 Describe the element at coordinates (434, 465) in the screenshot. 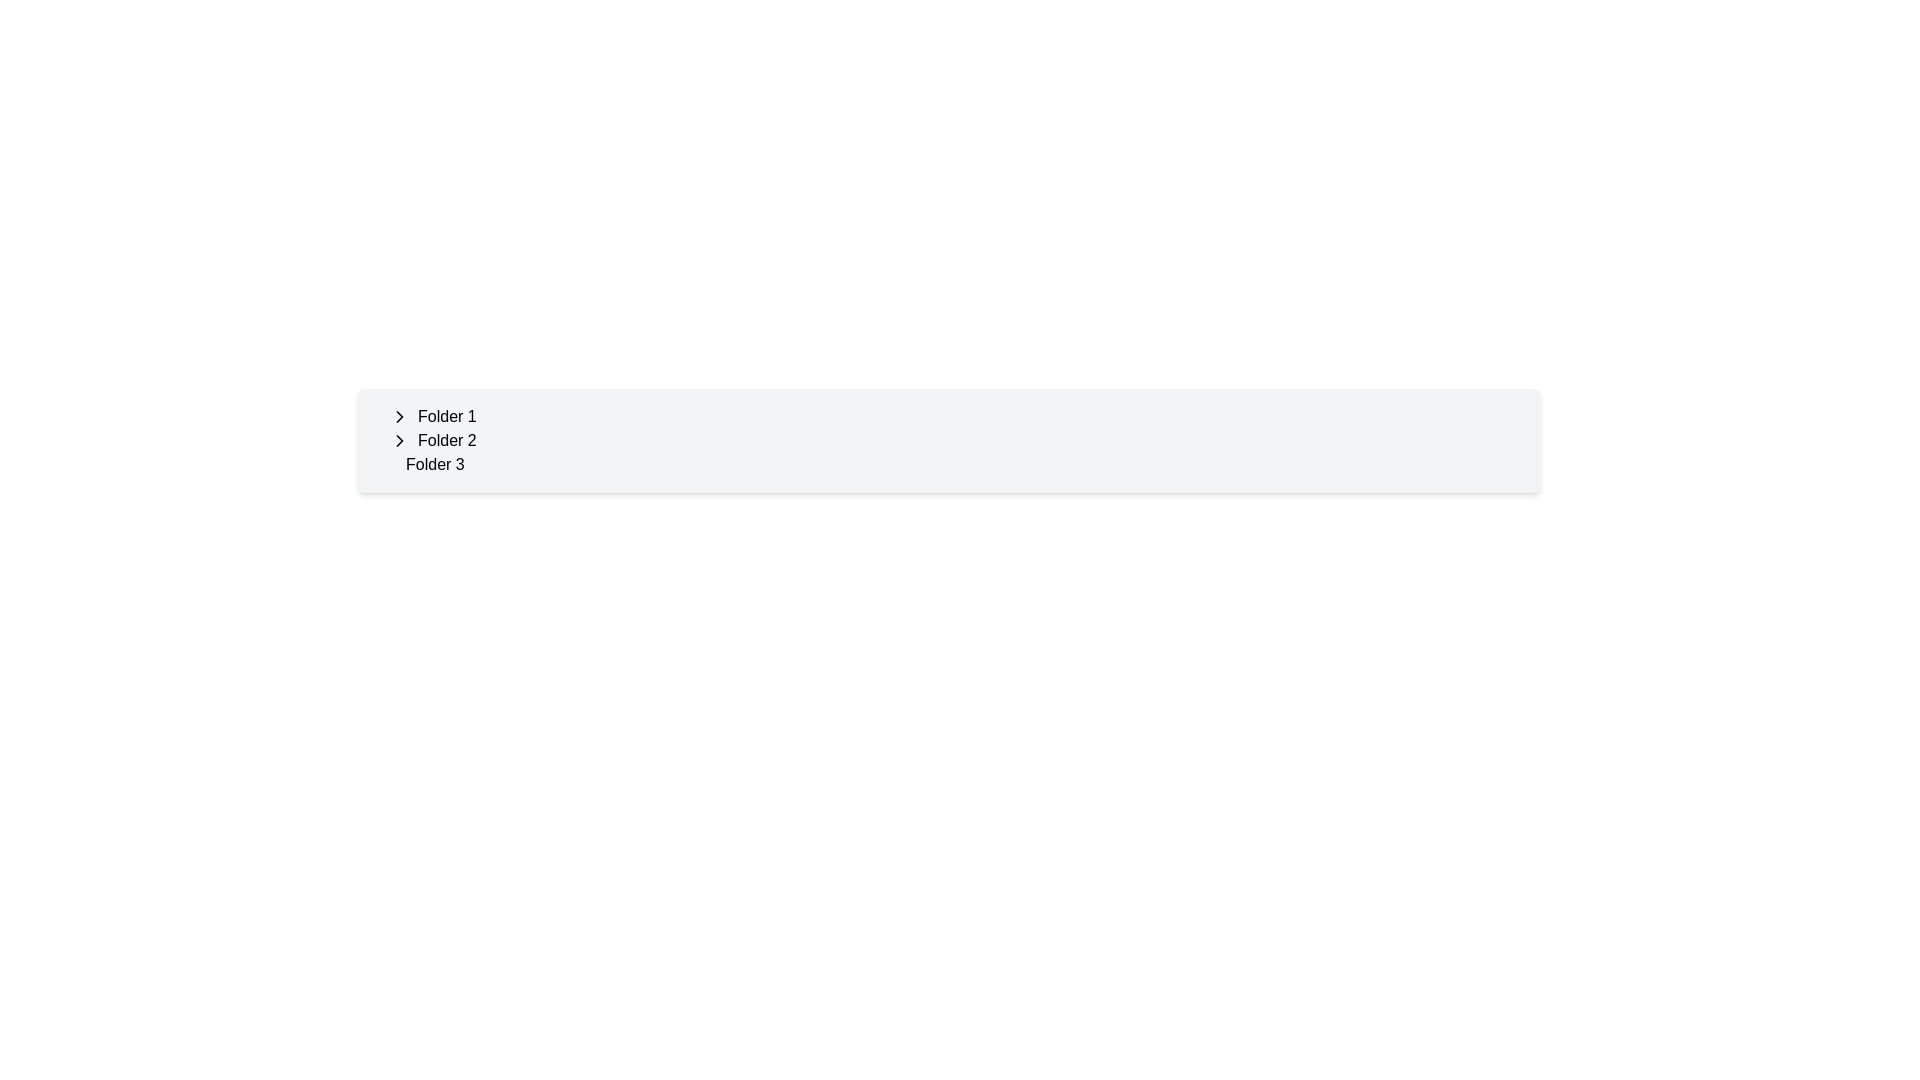

I see `on the third item in the vertical list representing a folder name, located beneath 'Folder 1' and 'Folder 2'` at that location.